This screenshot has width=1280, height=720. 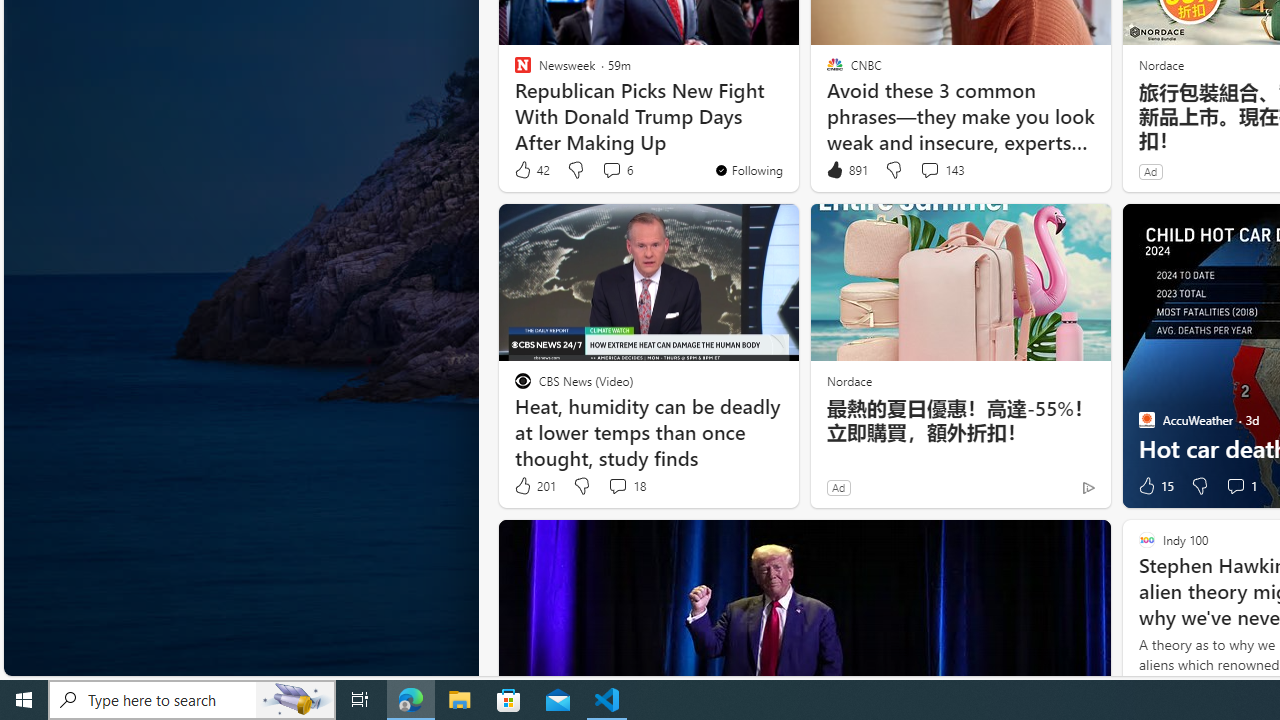 I want to click on 'View comments 18 Comment', so click(x=625, y=486).